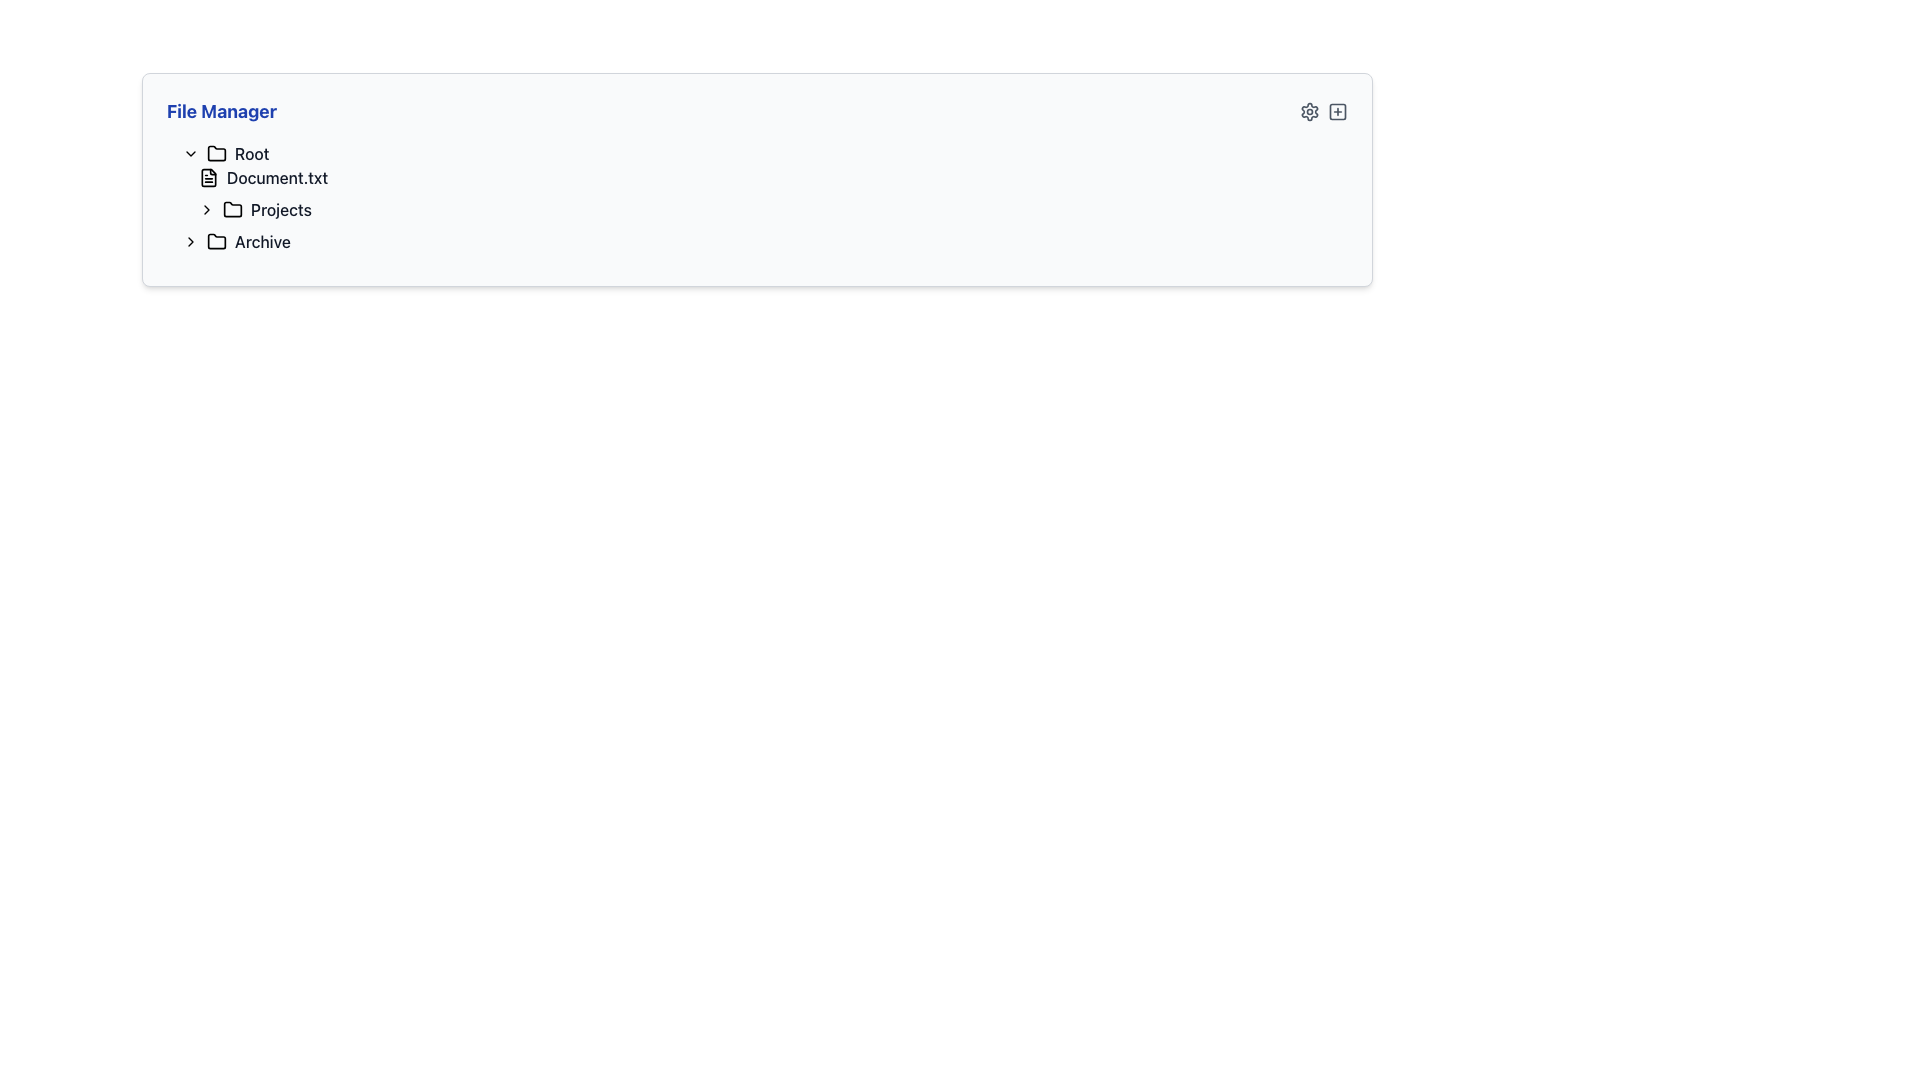 The height and width of the screenshot is (1080, 1920). What do you see at coordinates (280, 209) in the screenshot?
I see `the 'Projects' text label, which is styled in dark gray and located within the file manager interface` at bounding box center [280, 209].